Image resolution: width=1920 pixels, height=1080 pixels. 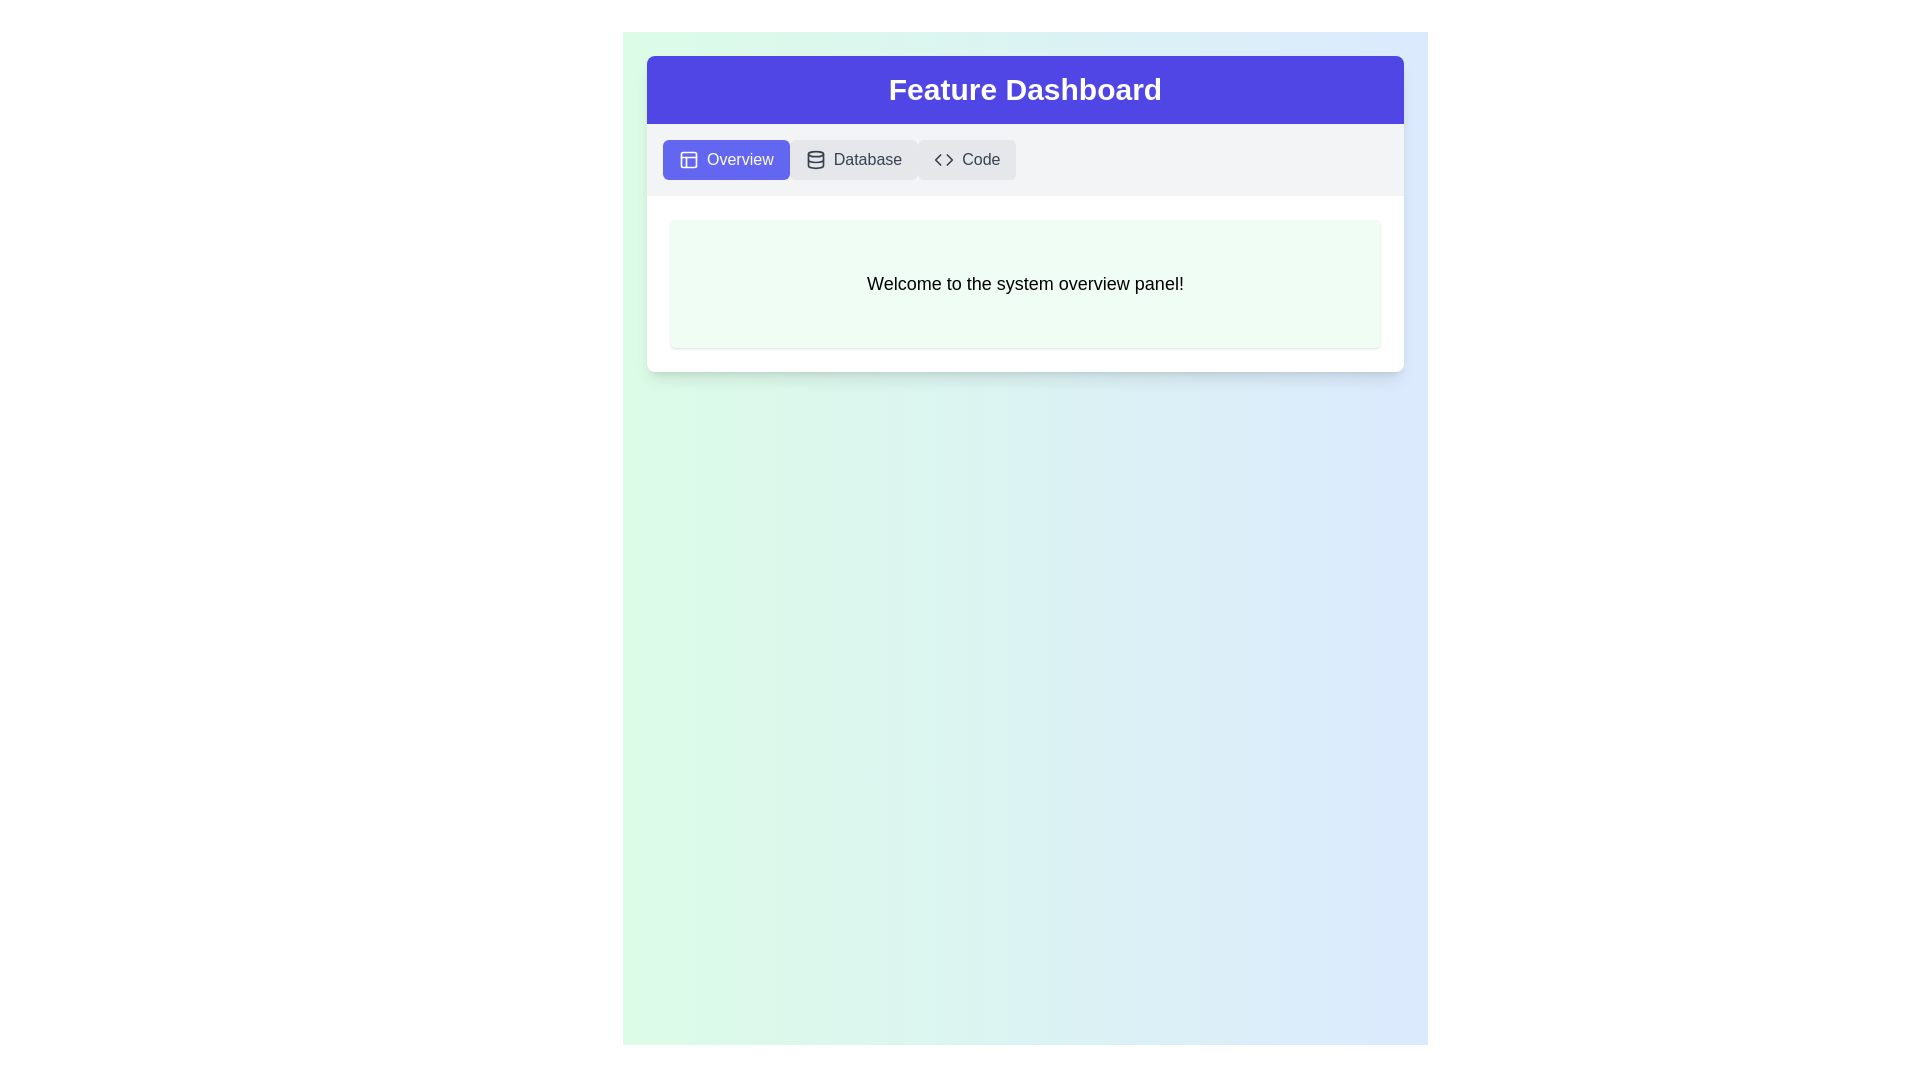 I want to click on right-pointing decorative SVG icon element located in the navigation header area labeled 'Code', positioned near the top of the interface, so click(x=949, y=158).